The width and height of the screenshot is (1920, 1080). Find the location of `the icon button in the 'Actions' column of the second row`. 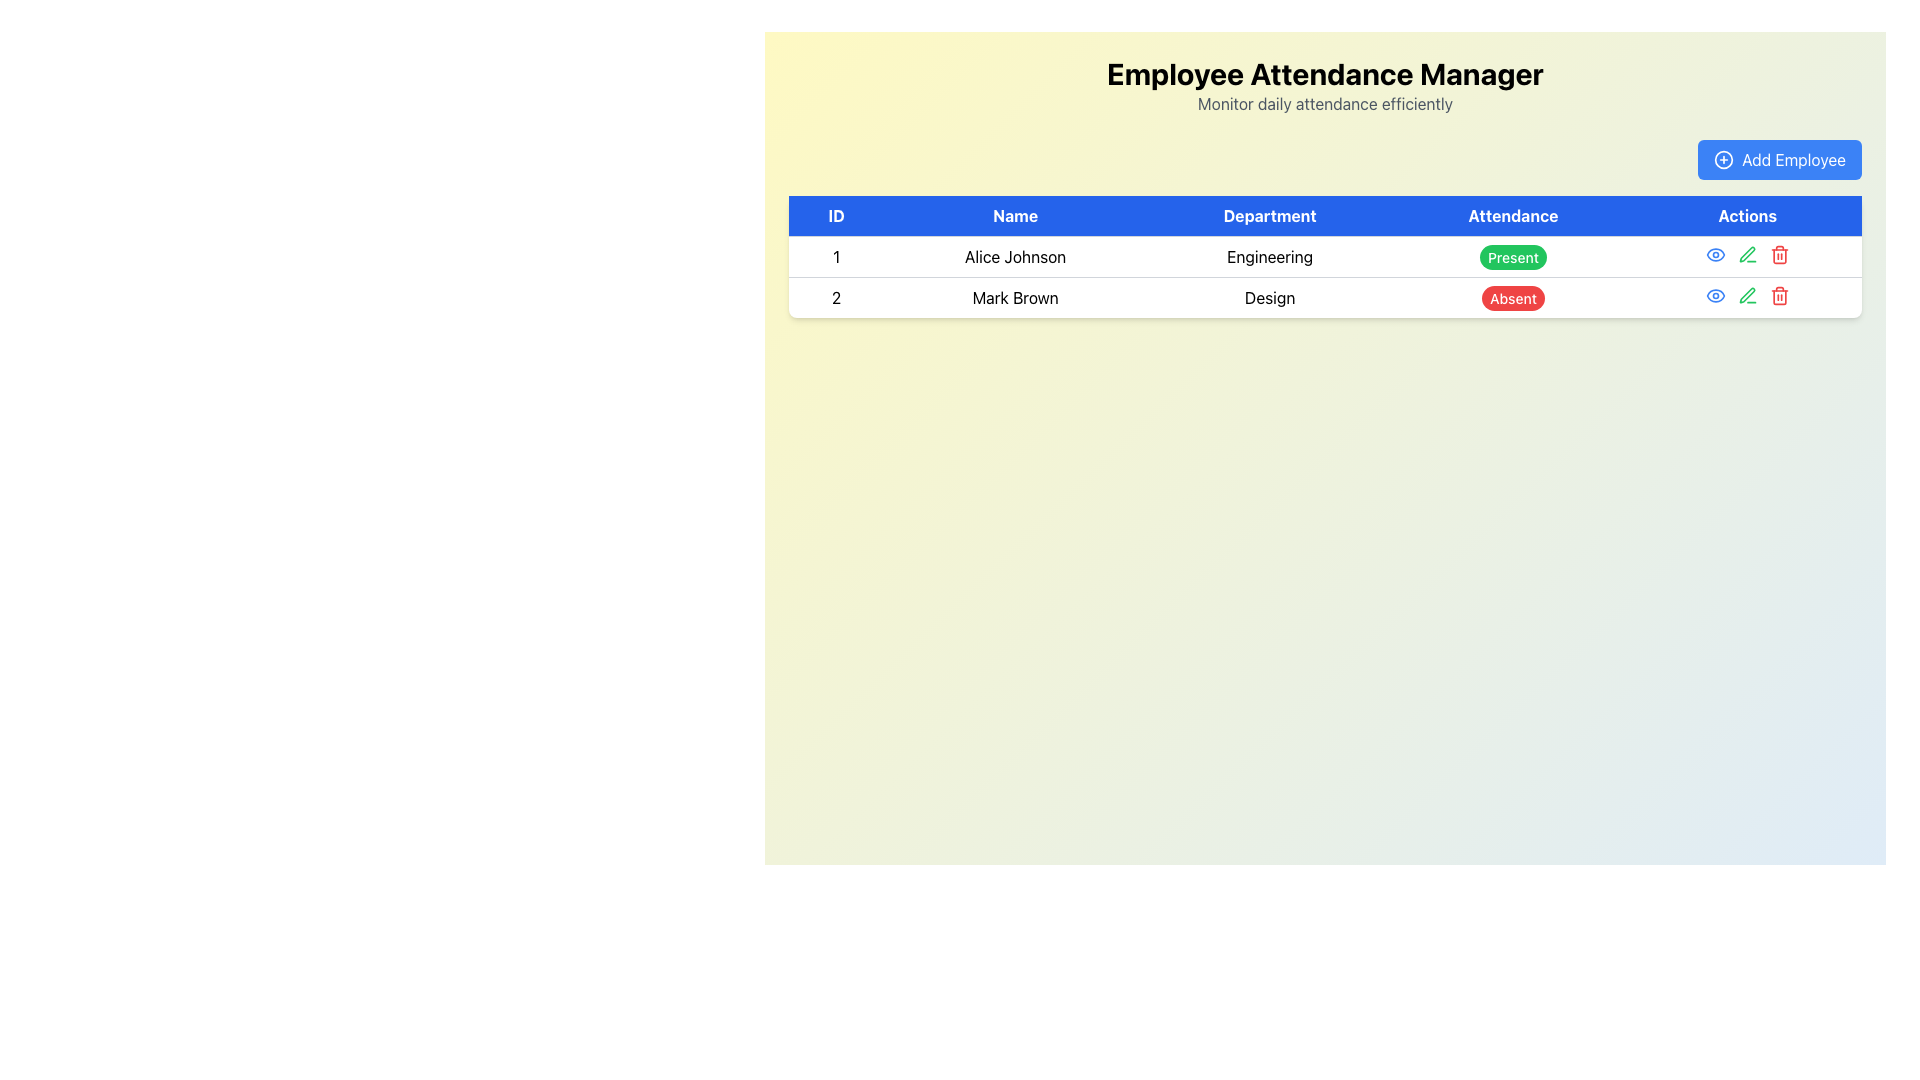

the icon button in the 'Actions' column of the second row is located at coordinates (1746, 296).